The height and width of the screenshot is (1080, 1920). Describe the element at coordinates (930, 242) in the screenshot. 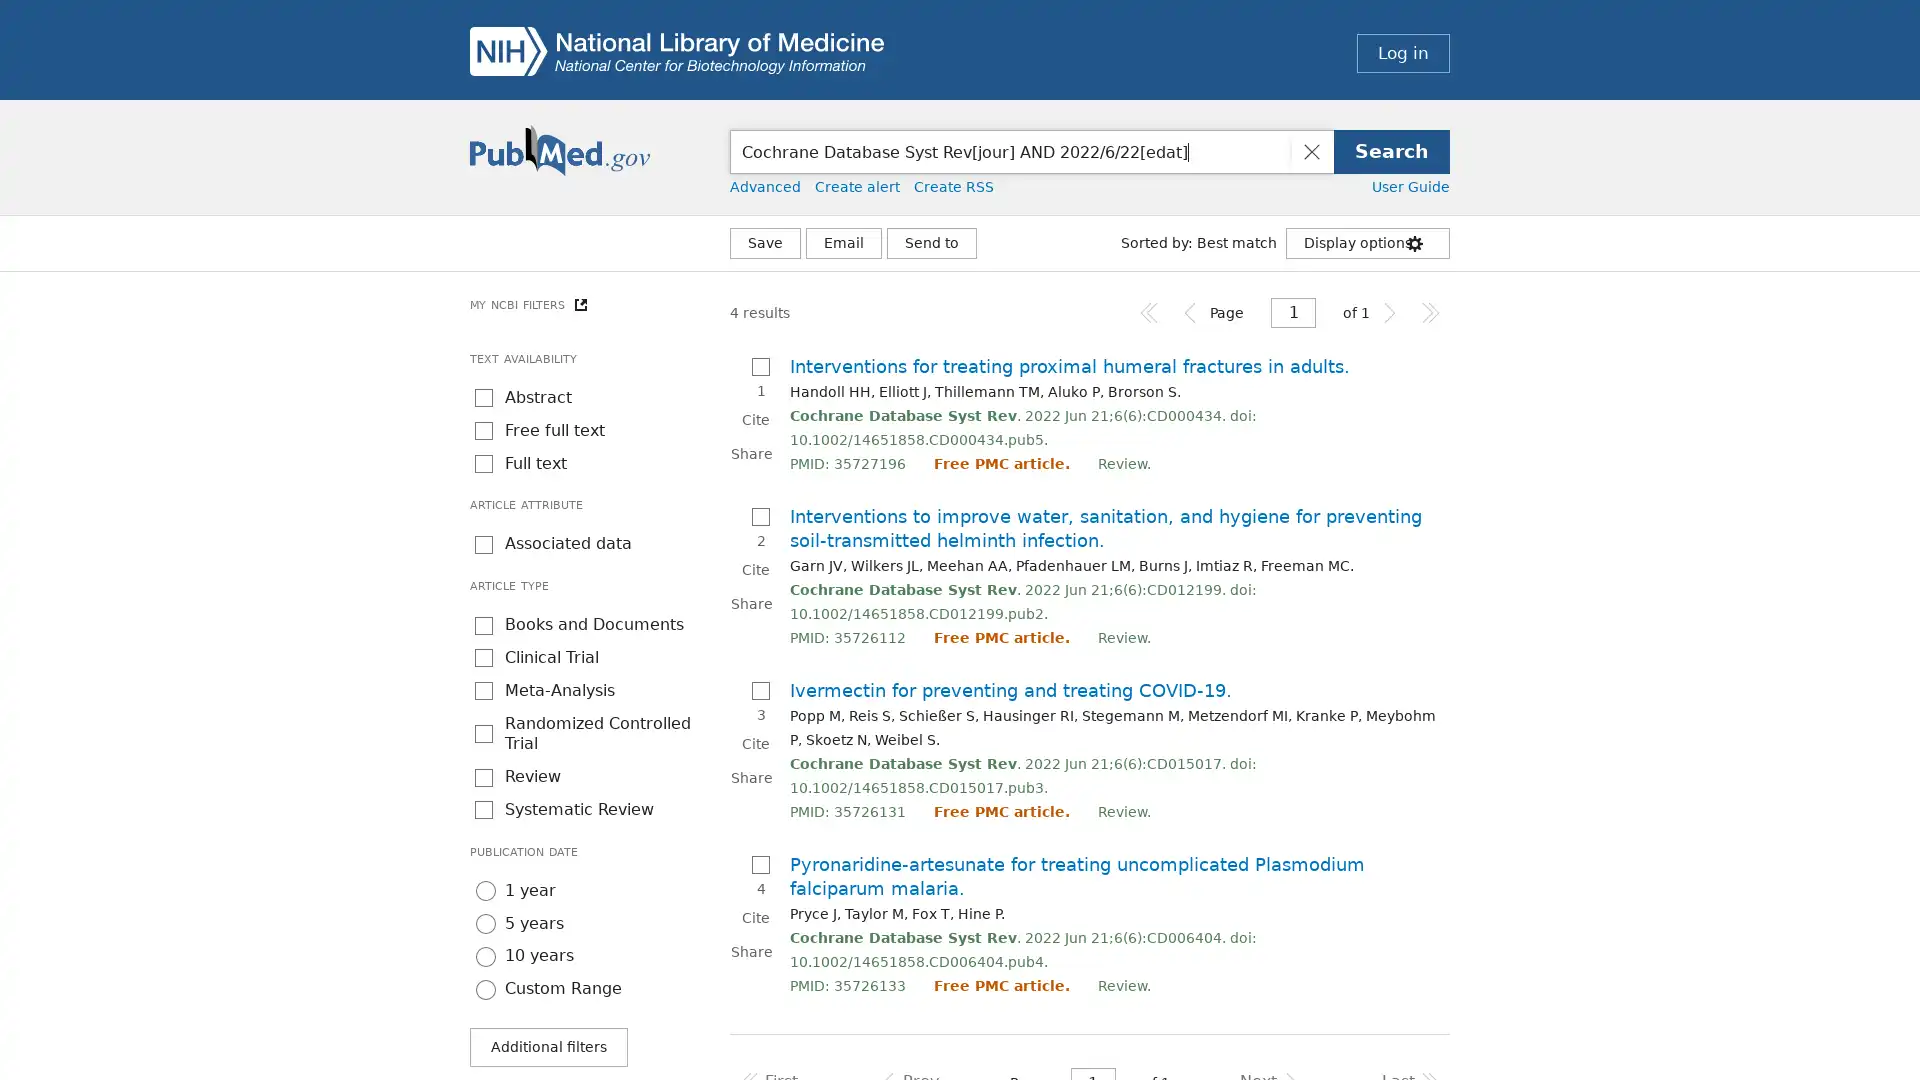

I see `More Actions` at that location.